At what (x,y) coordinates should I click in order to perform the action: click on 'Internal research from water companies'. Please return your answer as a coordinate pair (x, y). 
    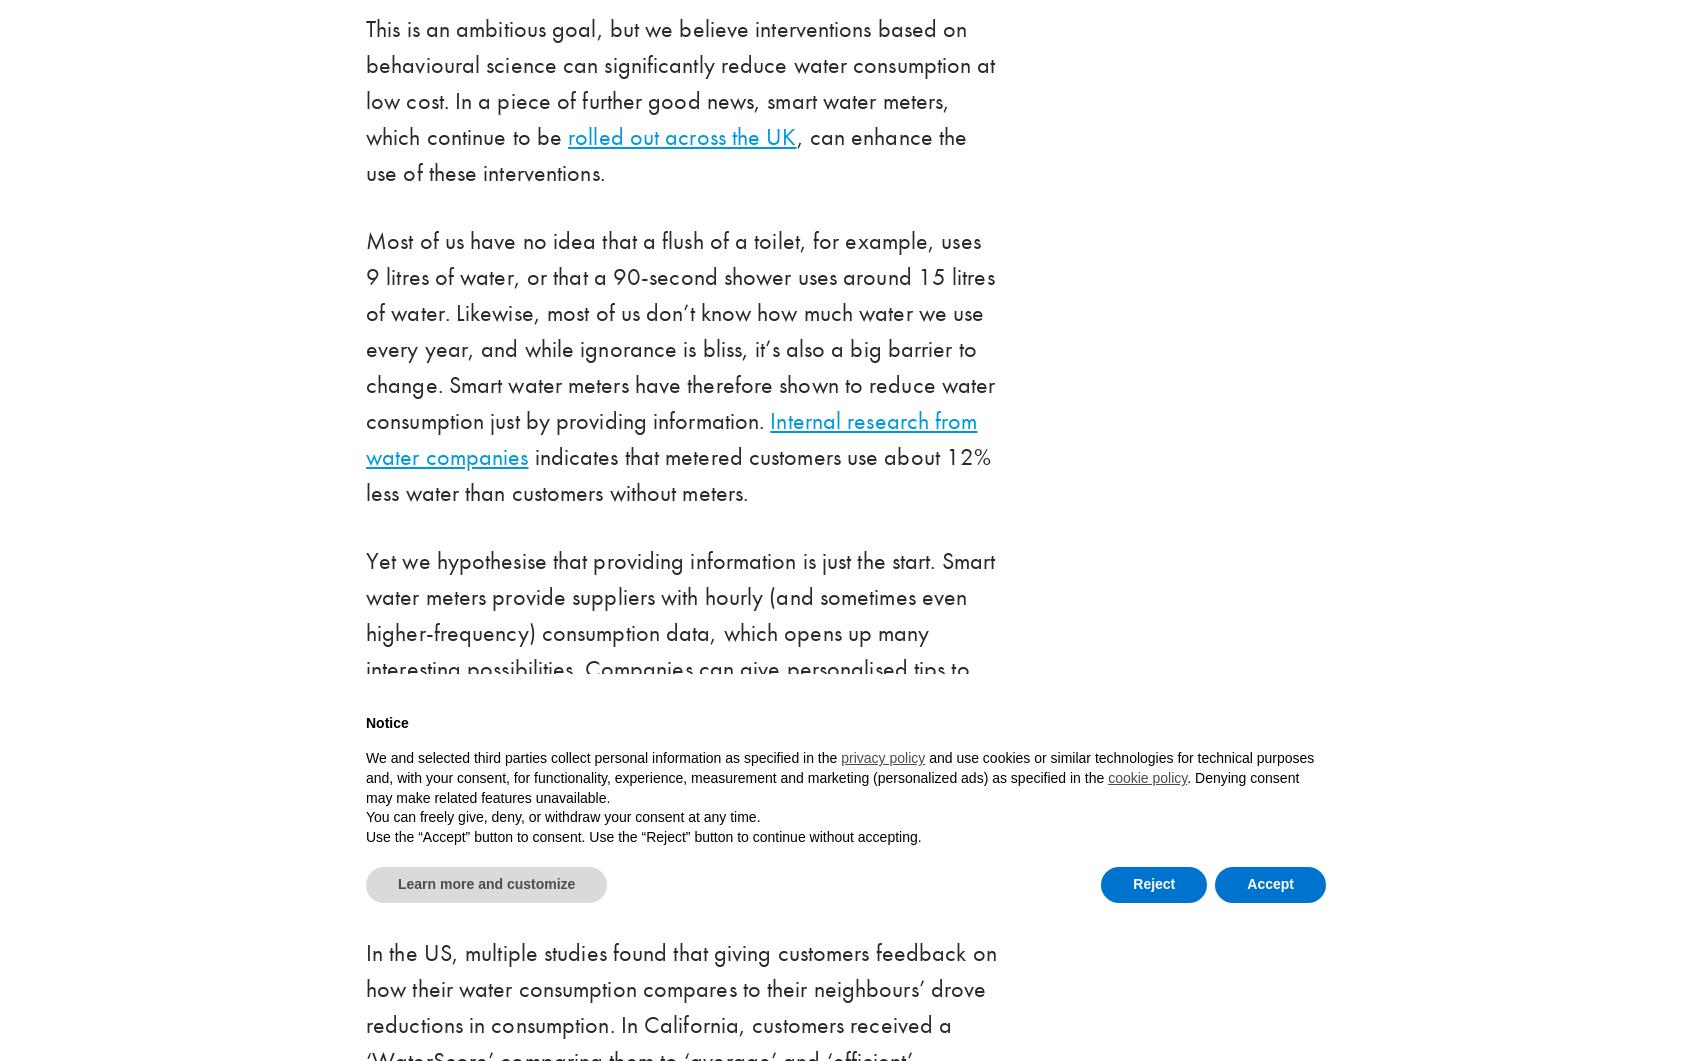
    Looking at the image, I should click on (671, 439).